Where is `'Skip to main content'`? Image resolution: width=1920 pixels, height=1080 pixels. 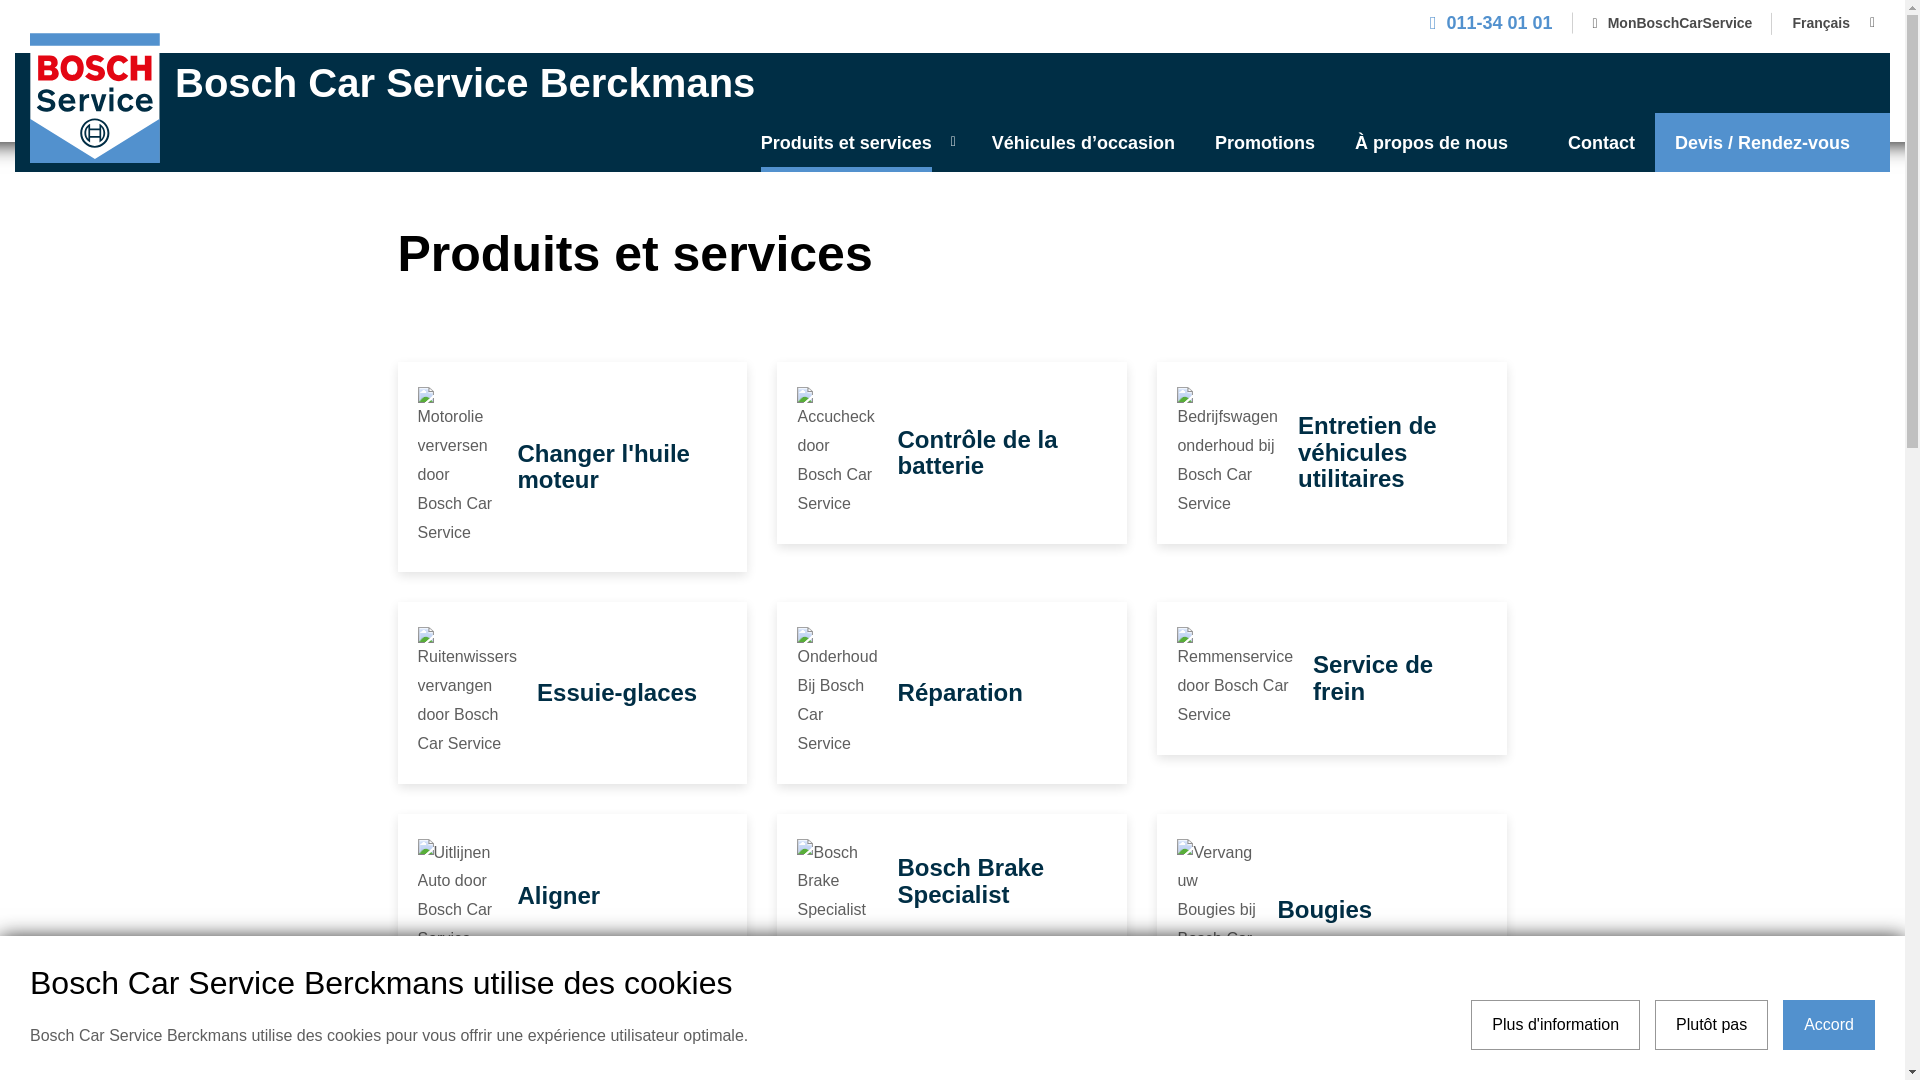 'Skip to main content' is located at coordinates (0, 0).